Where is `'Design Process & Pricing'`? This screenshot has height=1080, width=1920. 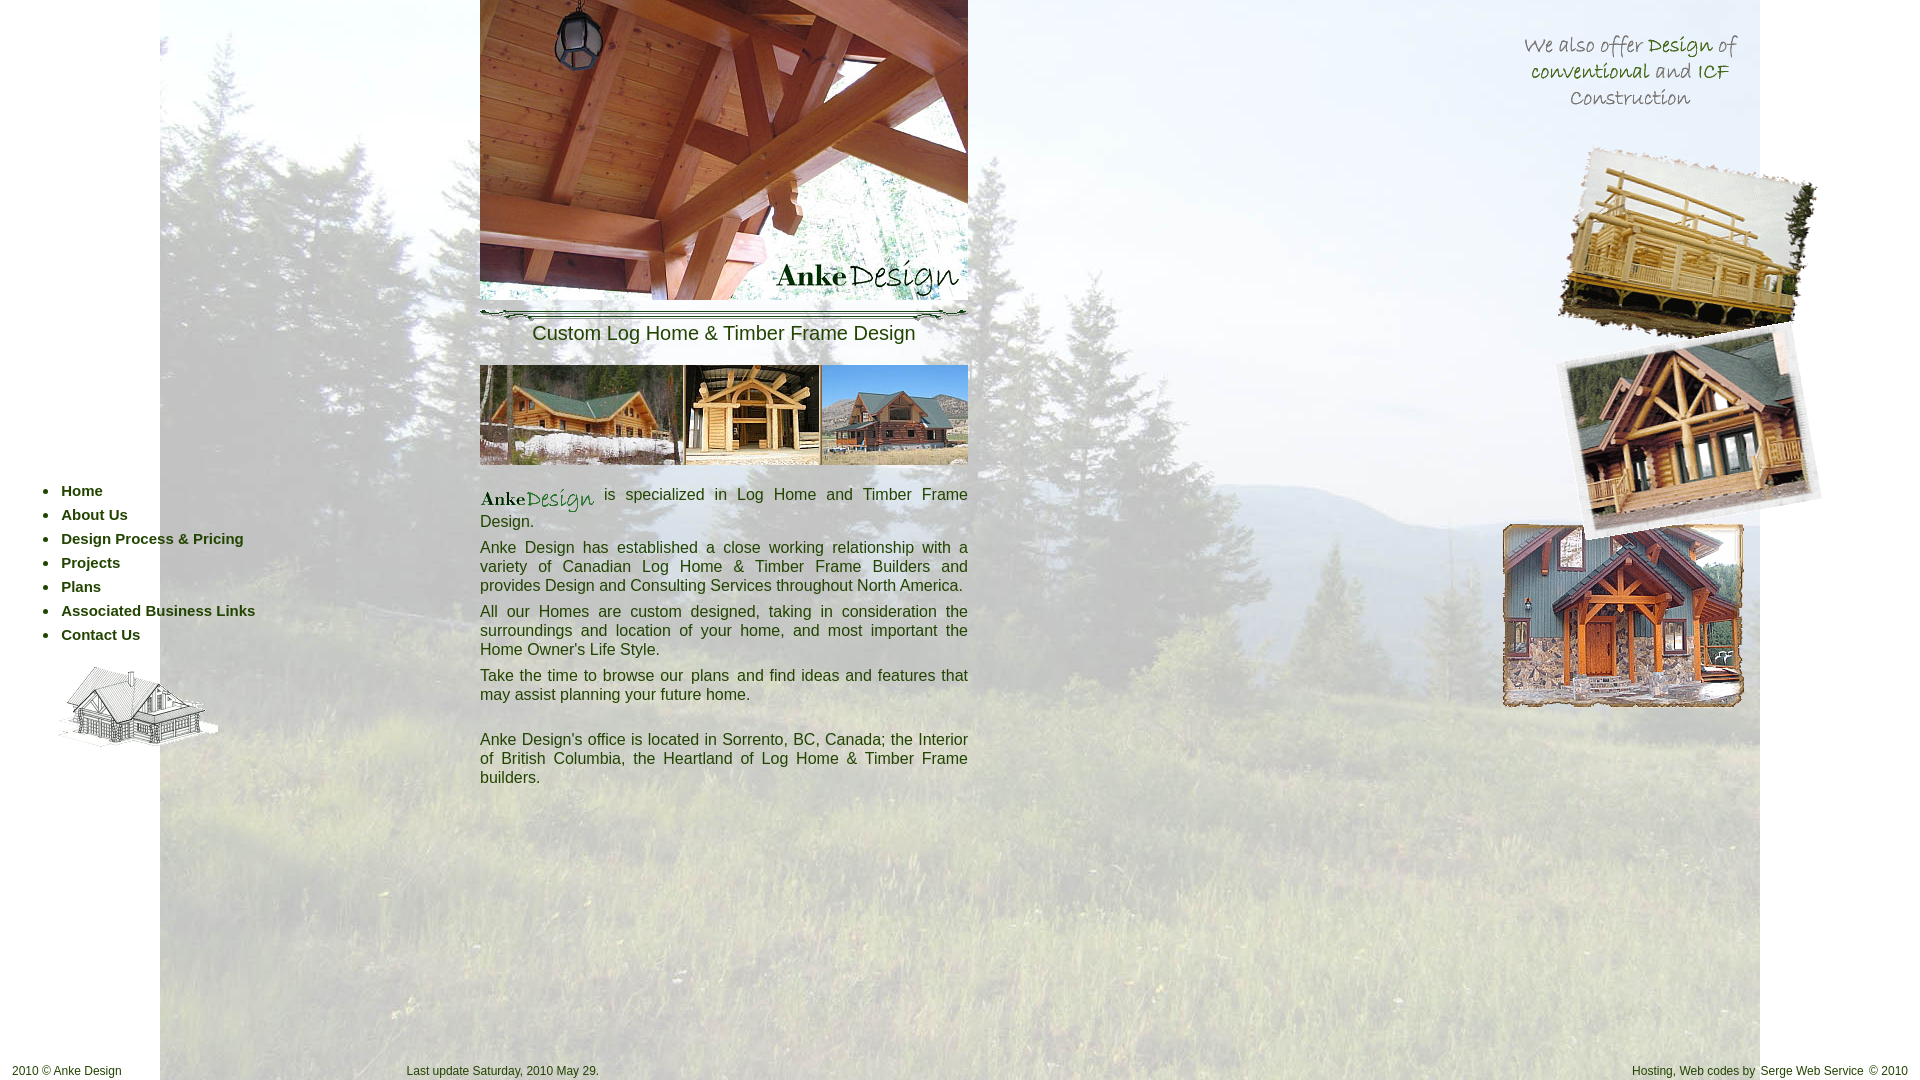 'Design Process & Pricing' is located at coordinates (151, 537).